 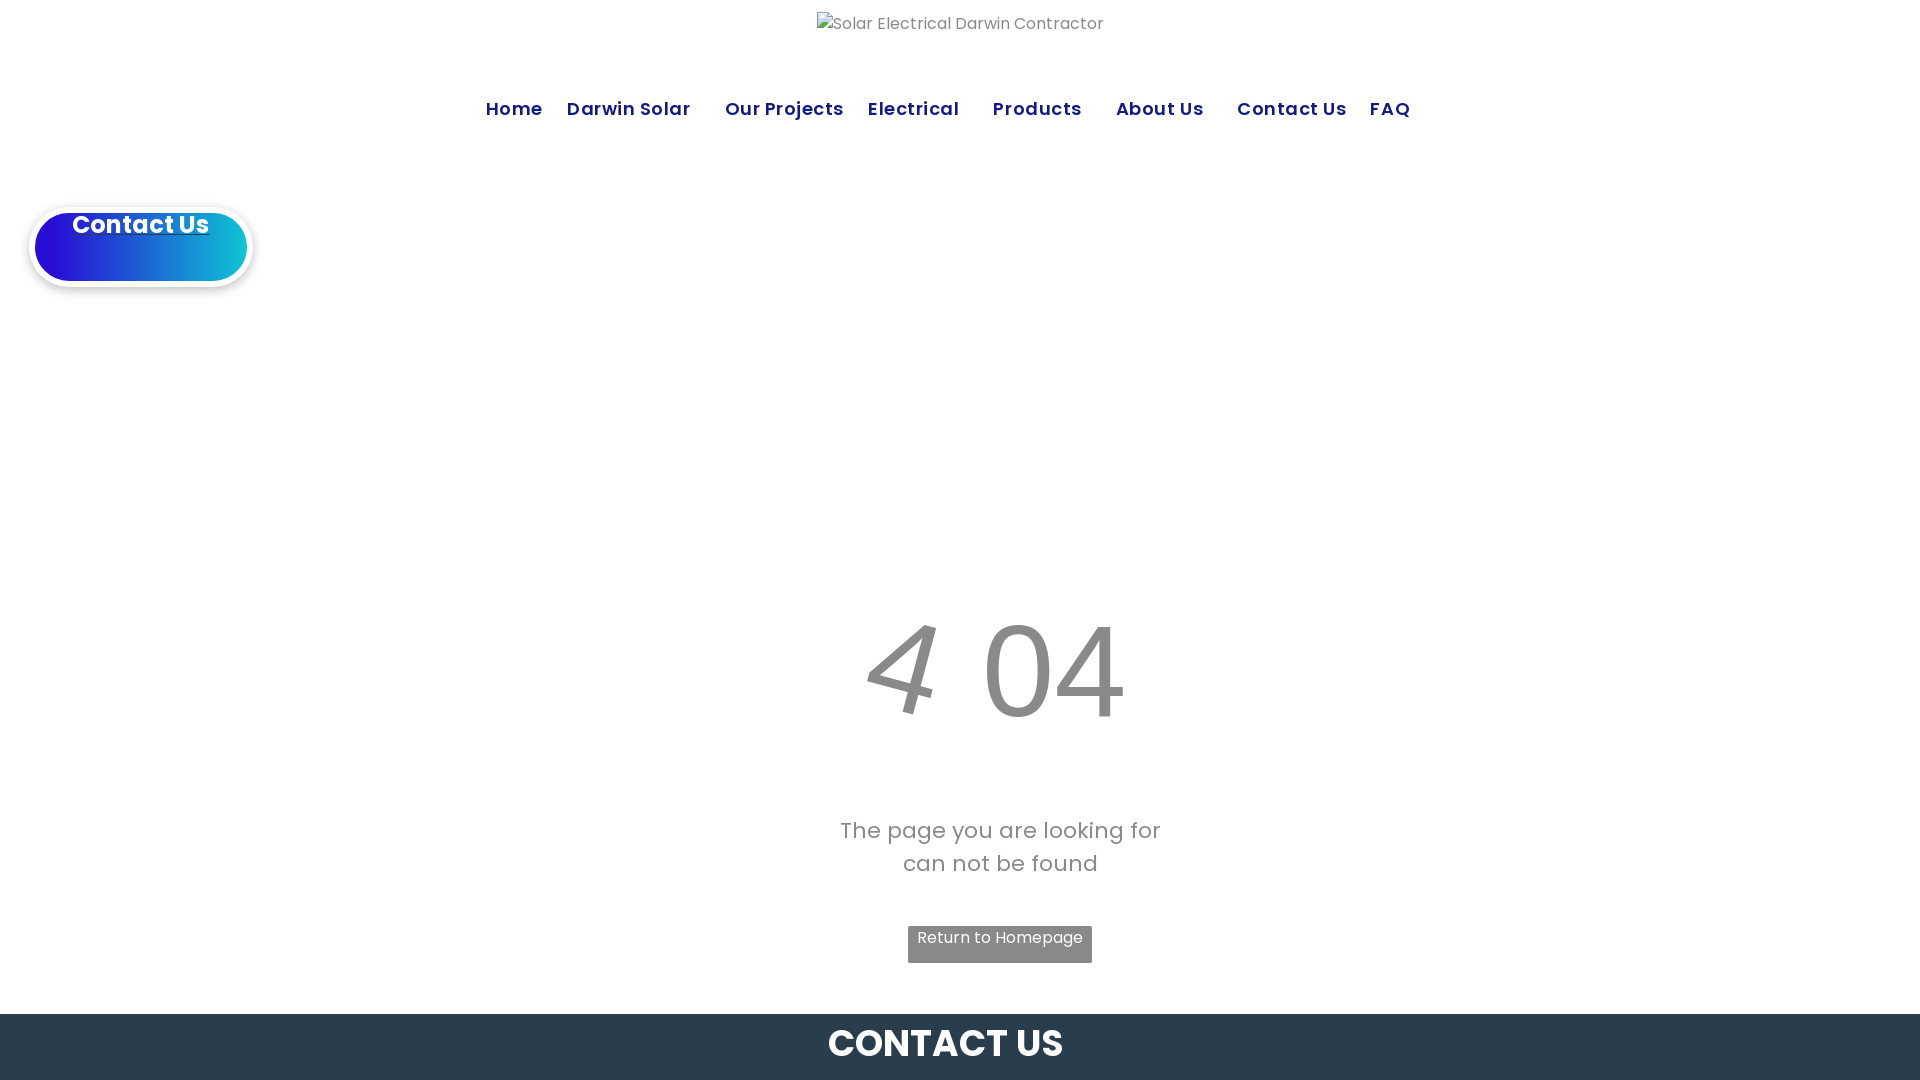 What do you see at coordinates (723, 108) in the screenshot?
I see `'Our Projects'` at bounding box center [723, 108].